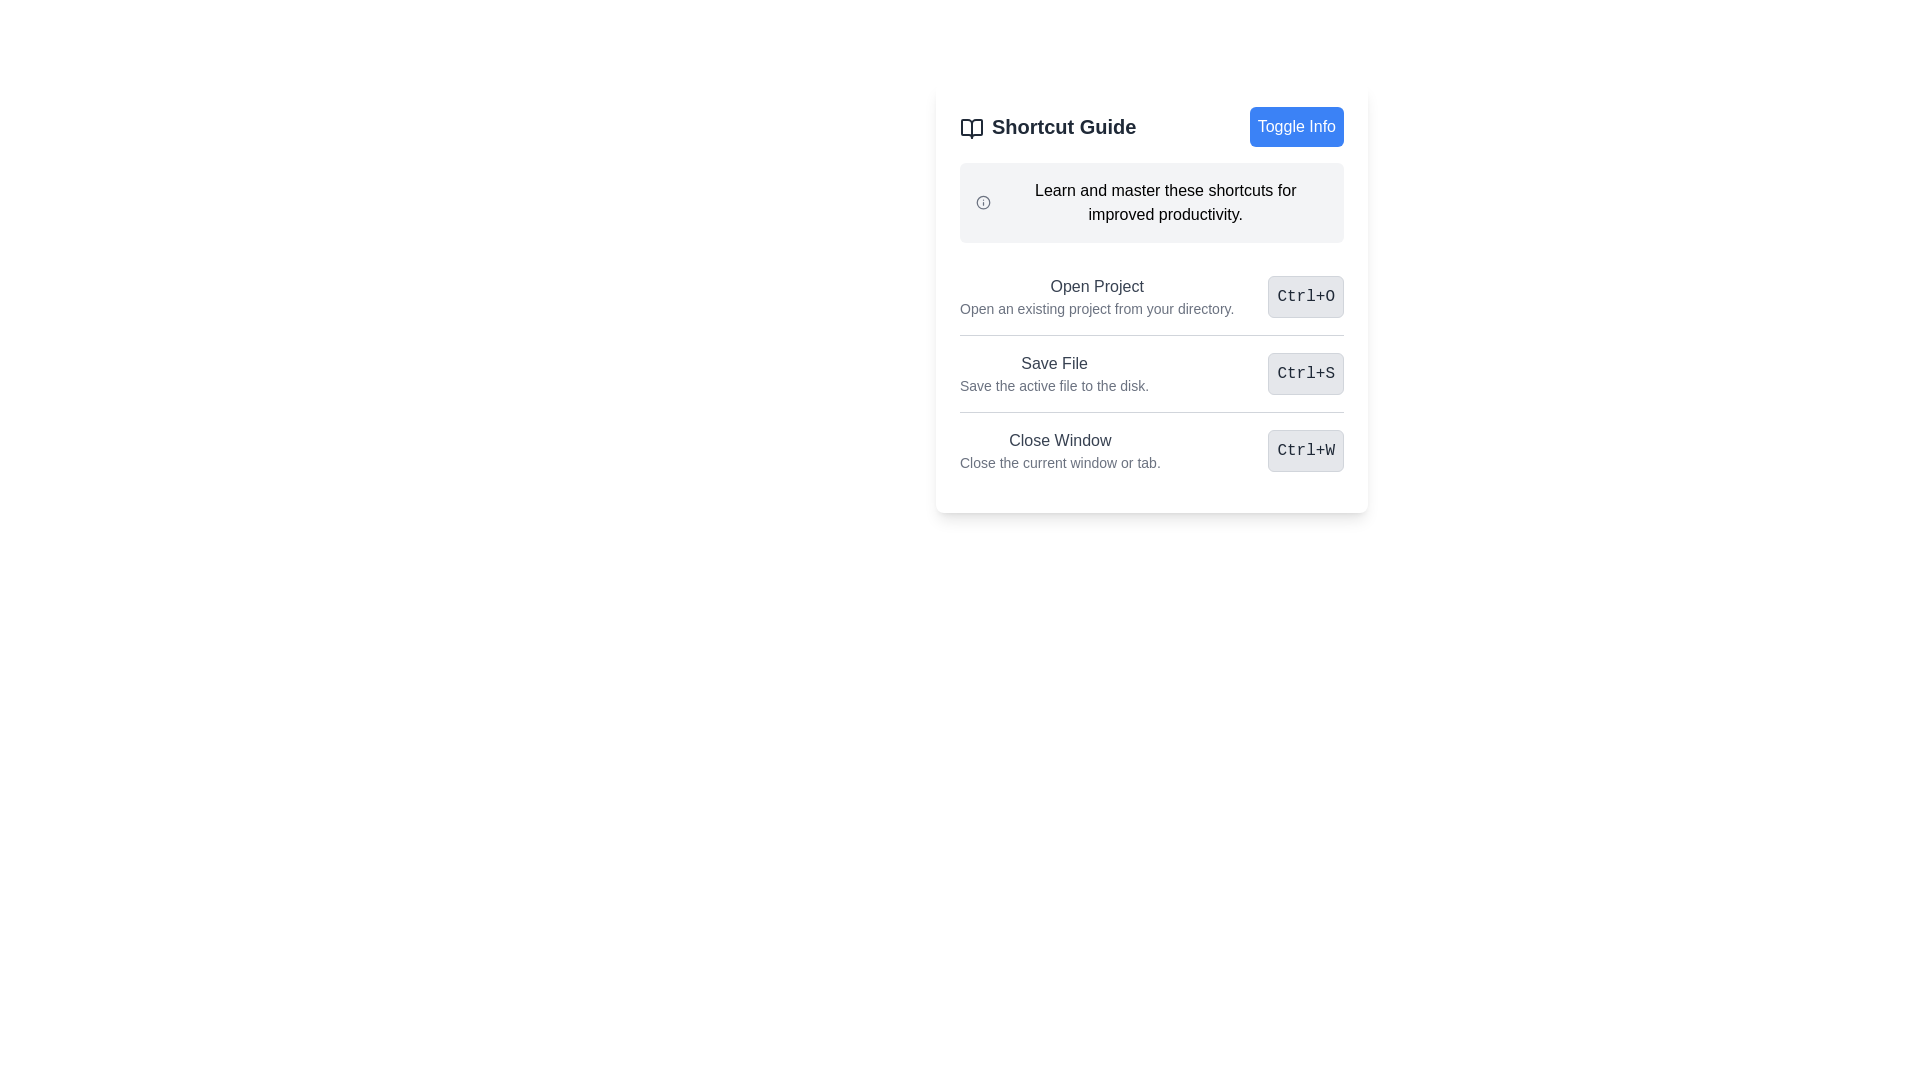 The image size is (1920, 1080). What do you see at coordinates (1059, 451) in the screenshot?
I see `the informational text that provides details about the keyboard shortcut for closing the current window or tab, located in the bottom section of the 'Shortcut Guide' sidebar interface, specifically the third item in the list` at bounding box center [1059, 451].